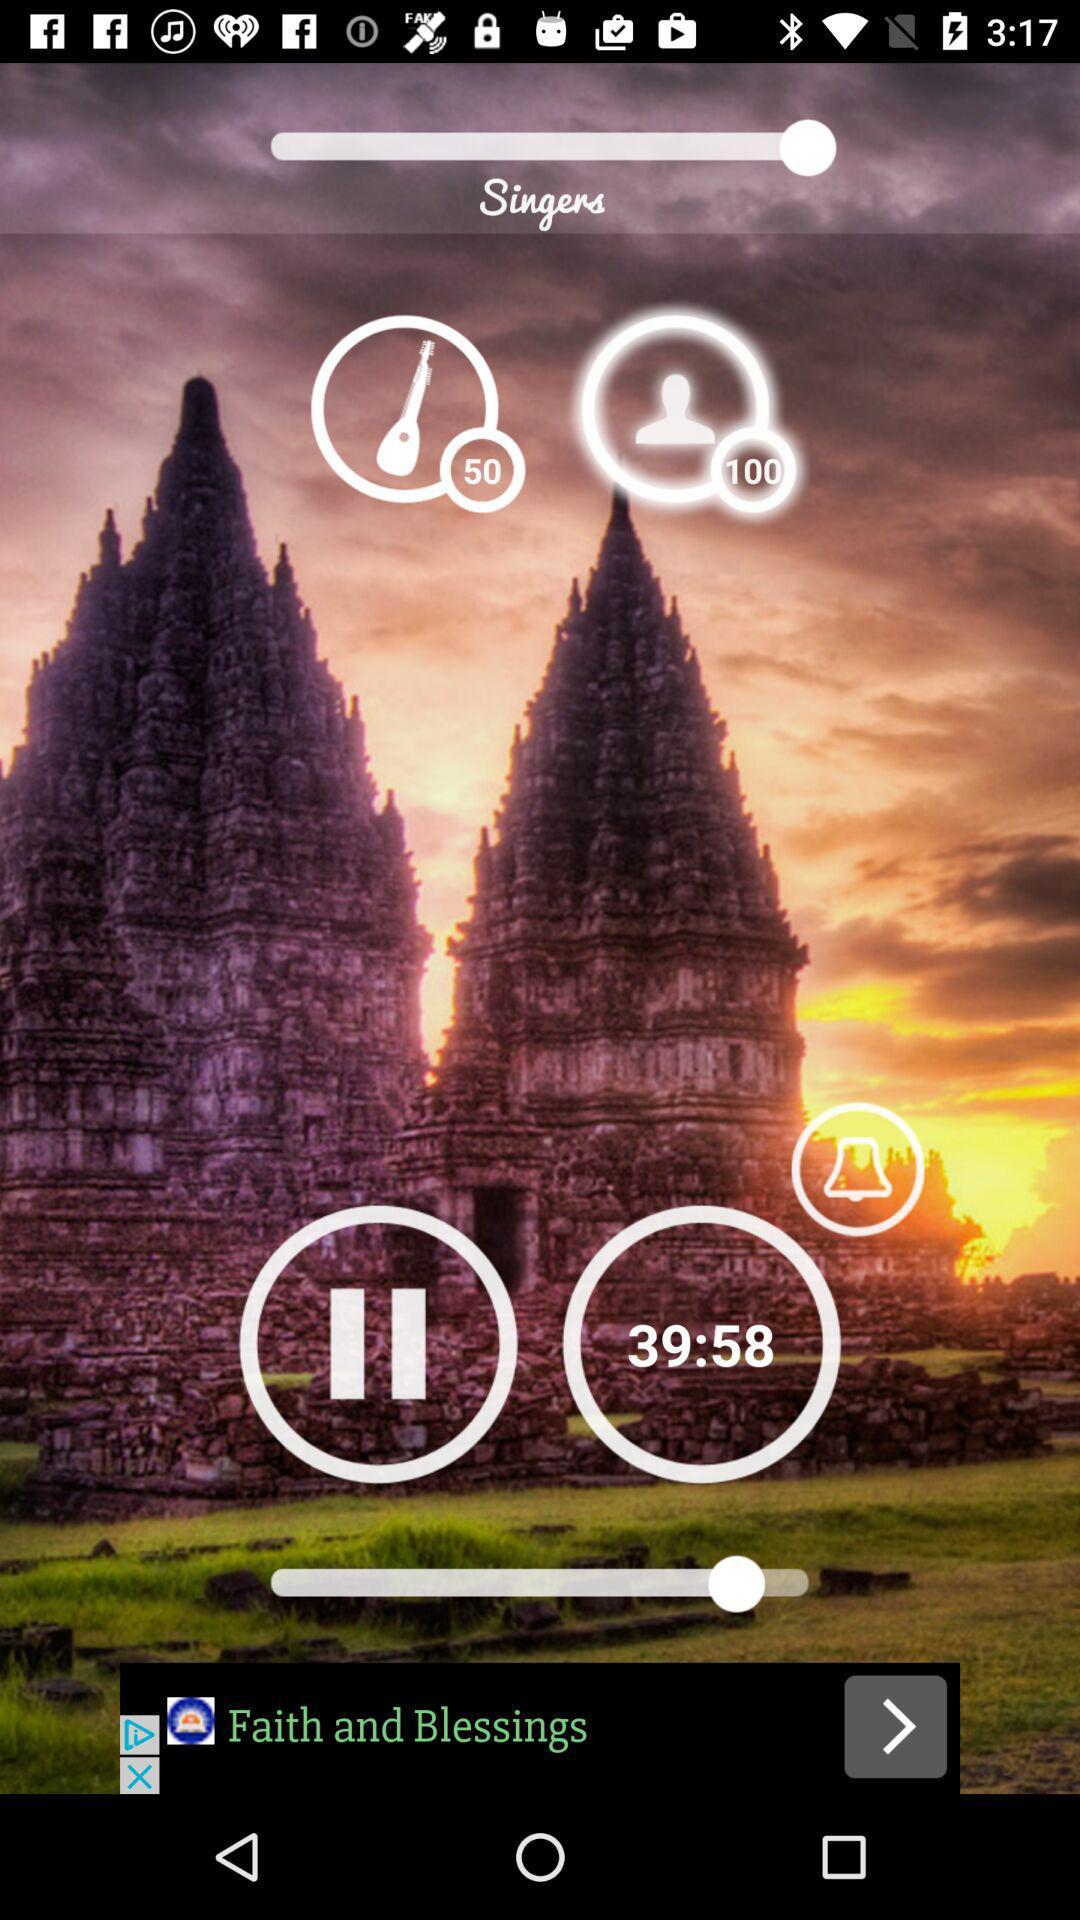 The height and width of the screenshot is (1920, 1080). Describe the element at coordinates (540, 1727) in the screenshot. I see `the song` at that location.